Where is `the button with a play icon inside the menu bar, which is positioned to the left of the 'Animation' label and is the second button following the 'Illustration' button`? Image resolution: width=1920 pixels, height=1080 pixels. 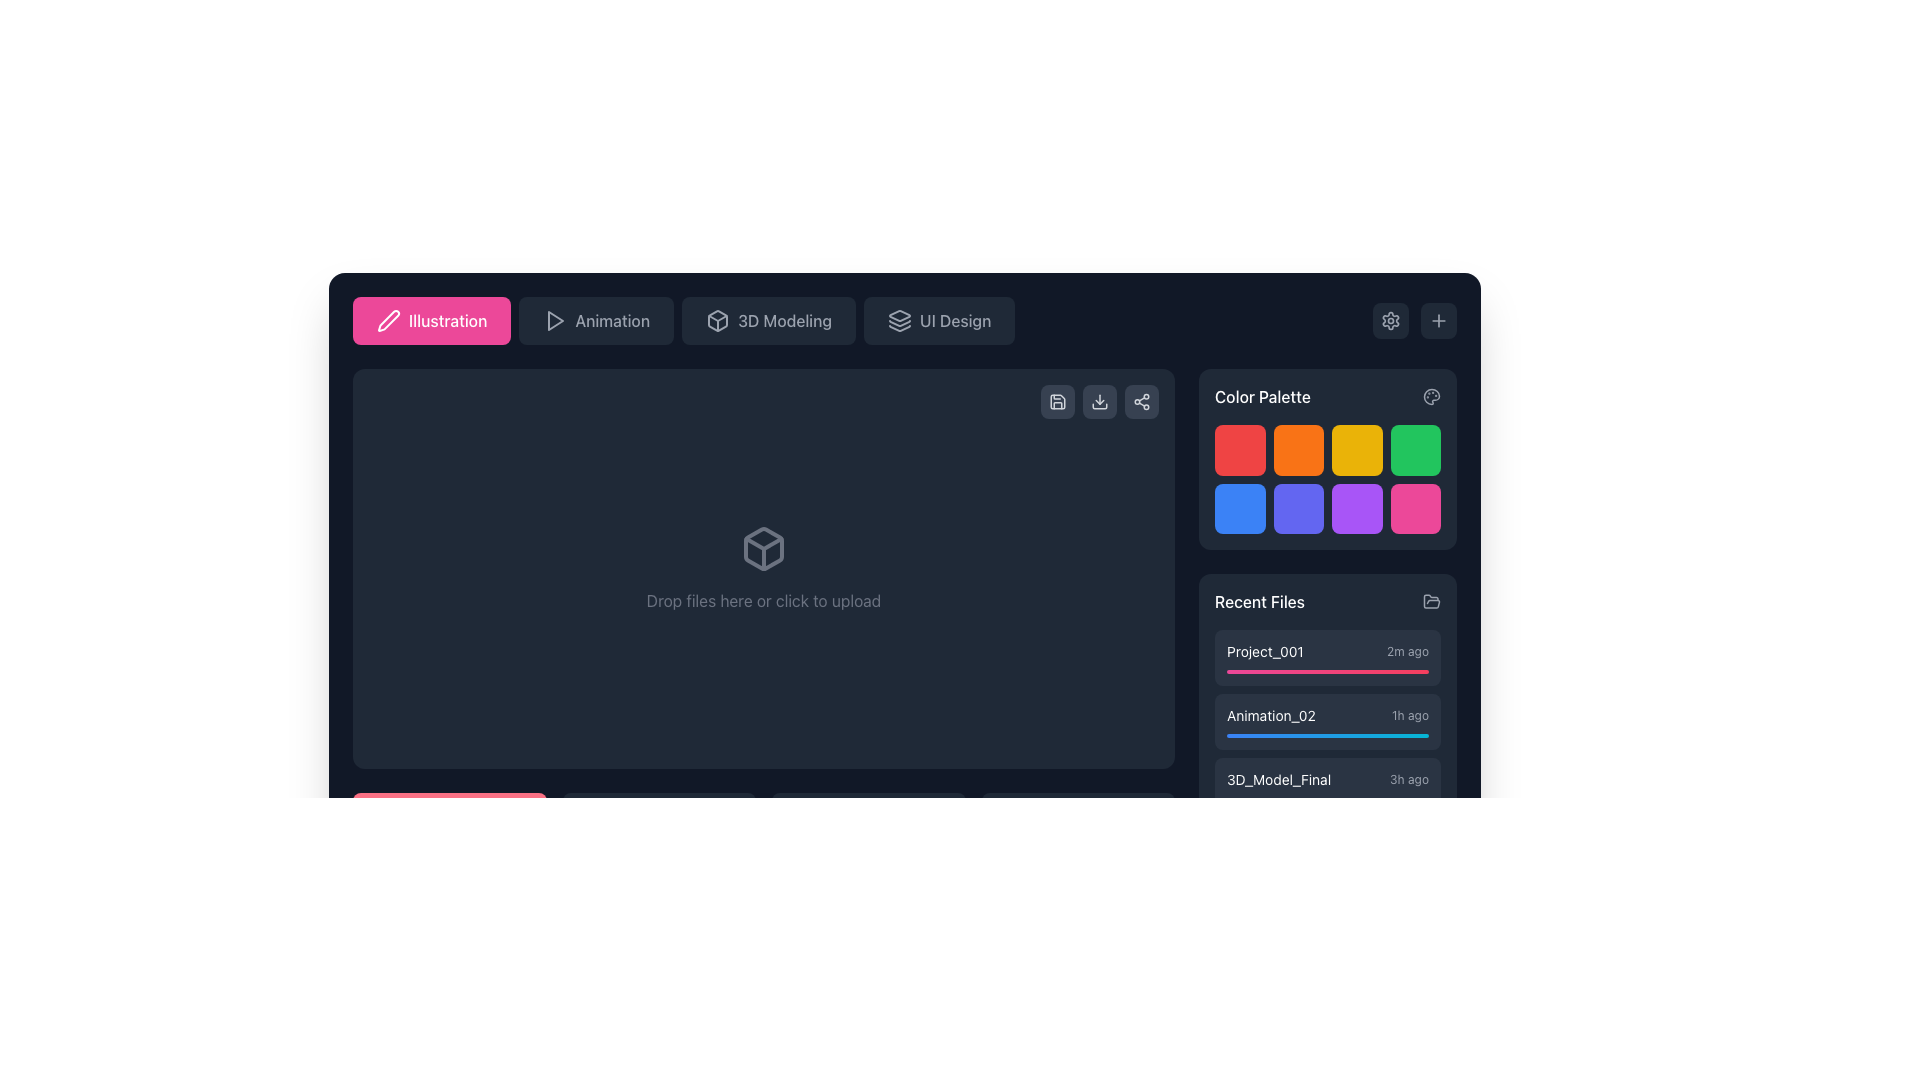
the button with a play icon inside the menu bar, which is positioned to the left of the 'Animation' label and is the second button following the 'Illustration' button is located at coordinates (555, 319).